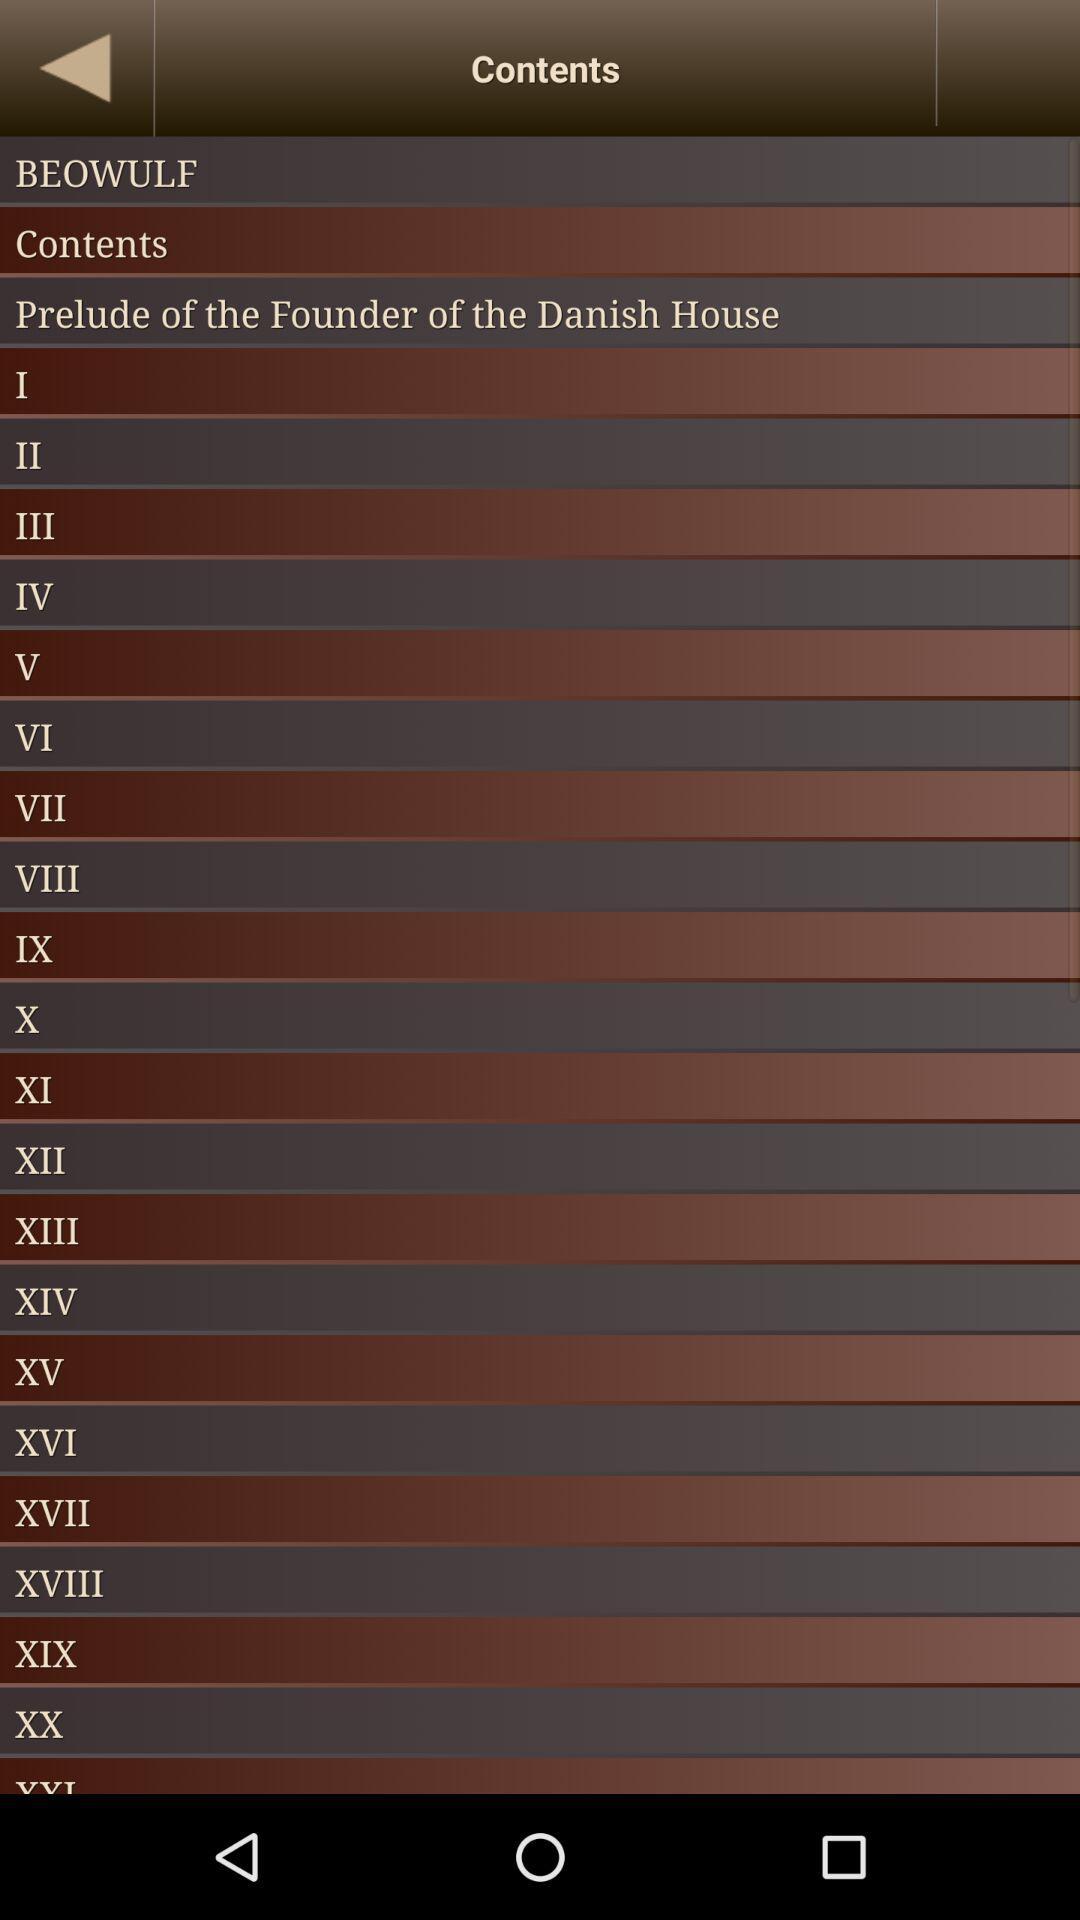  I want to click on item next to the contents icon, so click(75, 68).